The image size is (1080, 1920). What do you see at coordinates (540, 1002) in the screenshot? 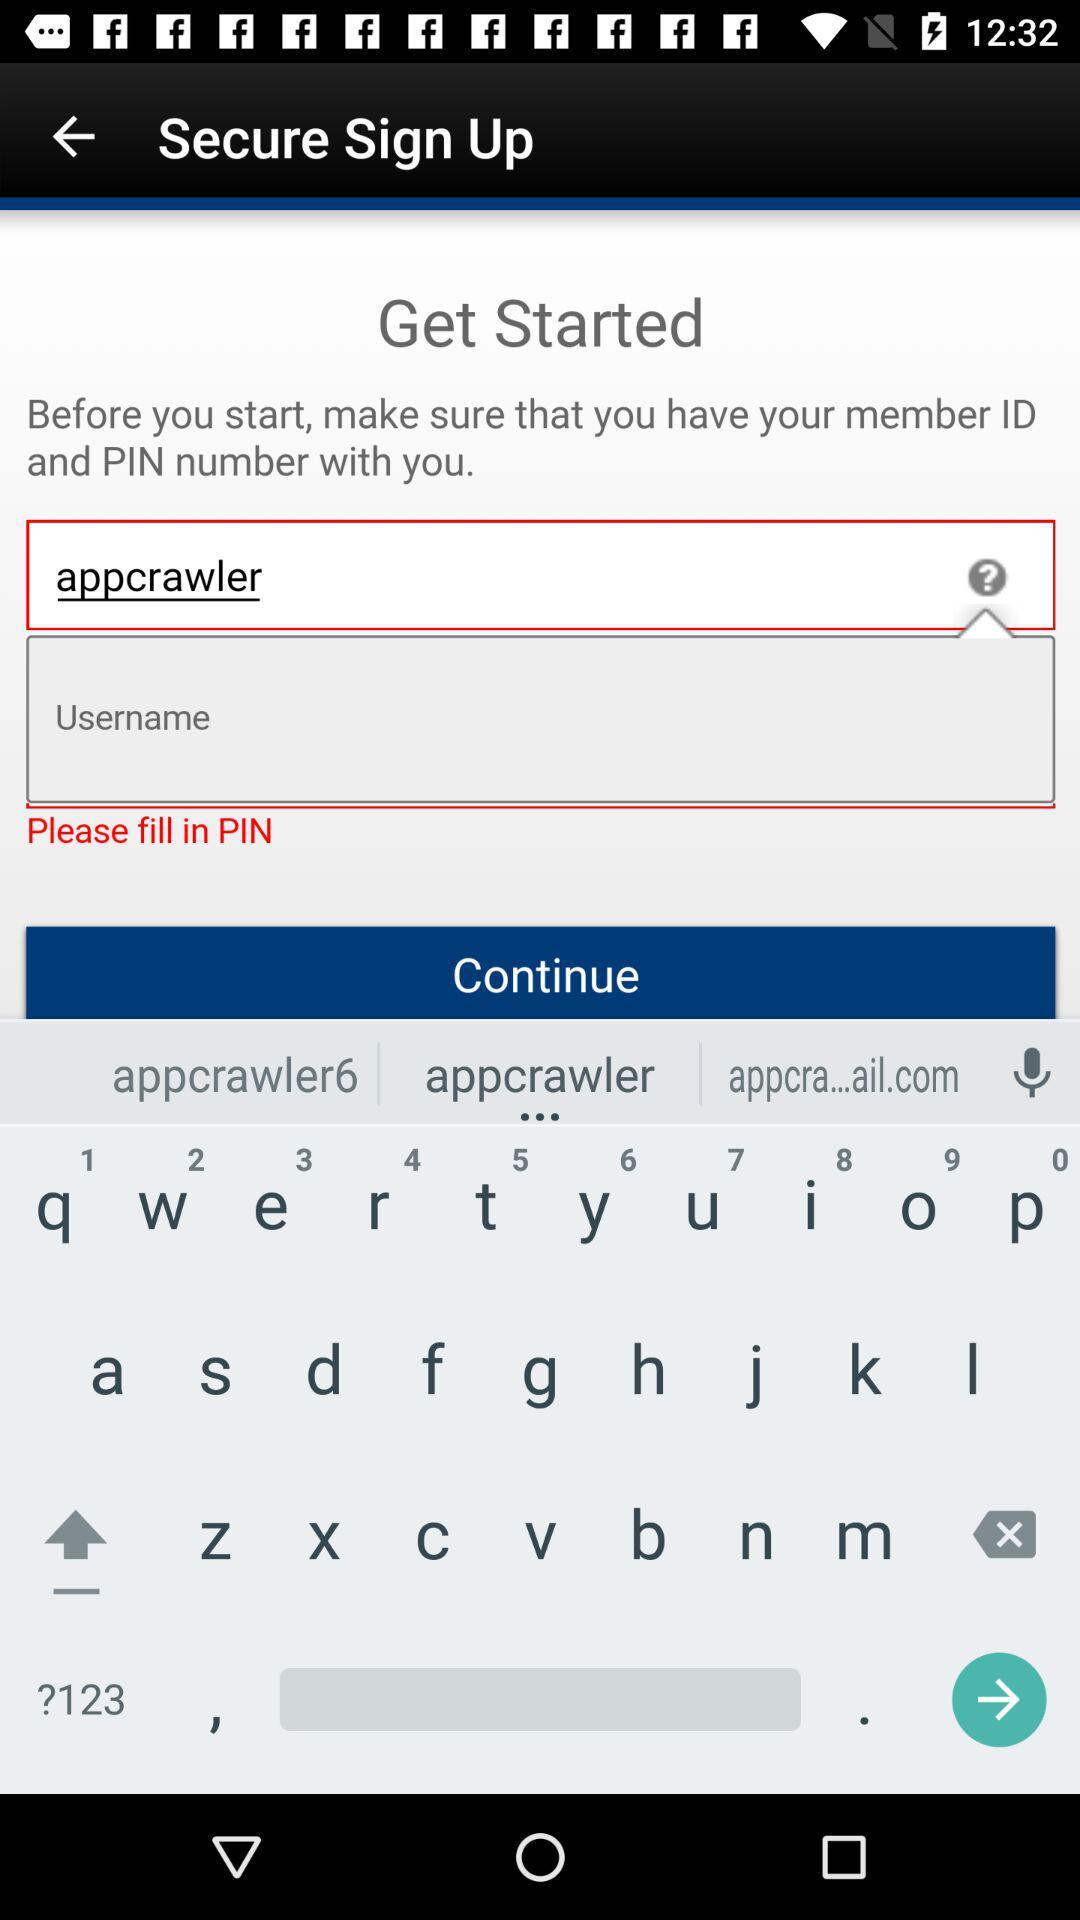
I see `wrong member id` at bounding box center [540, 1002].